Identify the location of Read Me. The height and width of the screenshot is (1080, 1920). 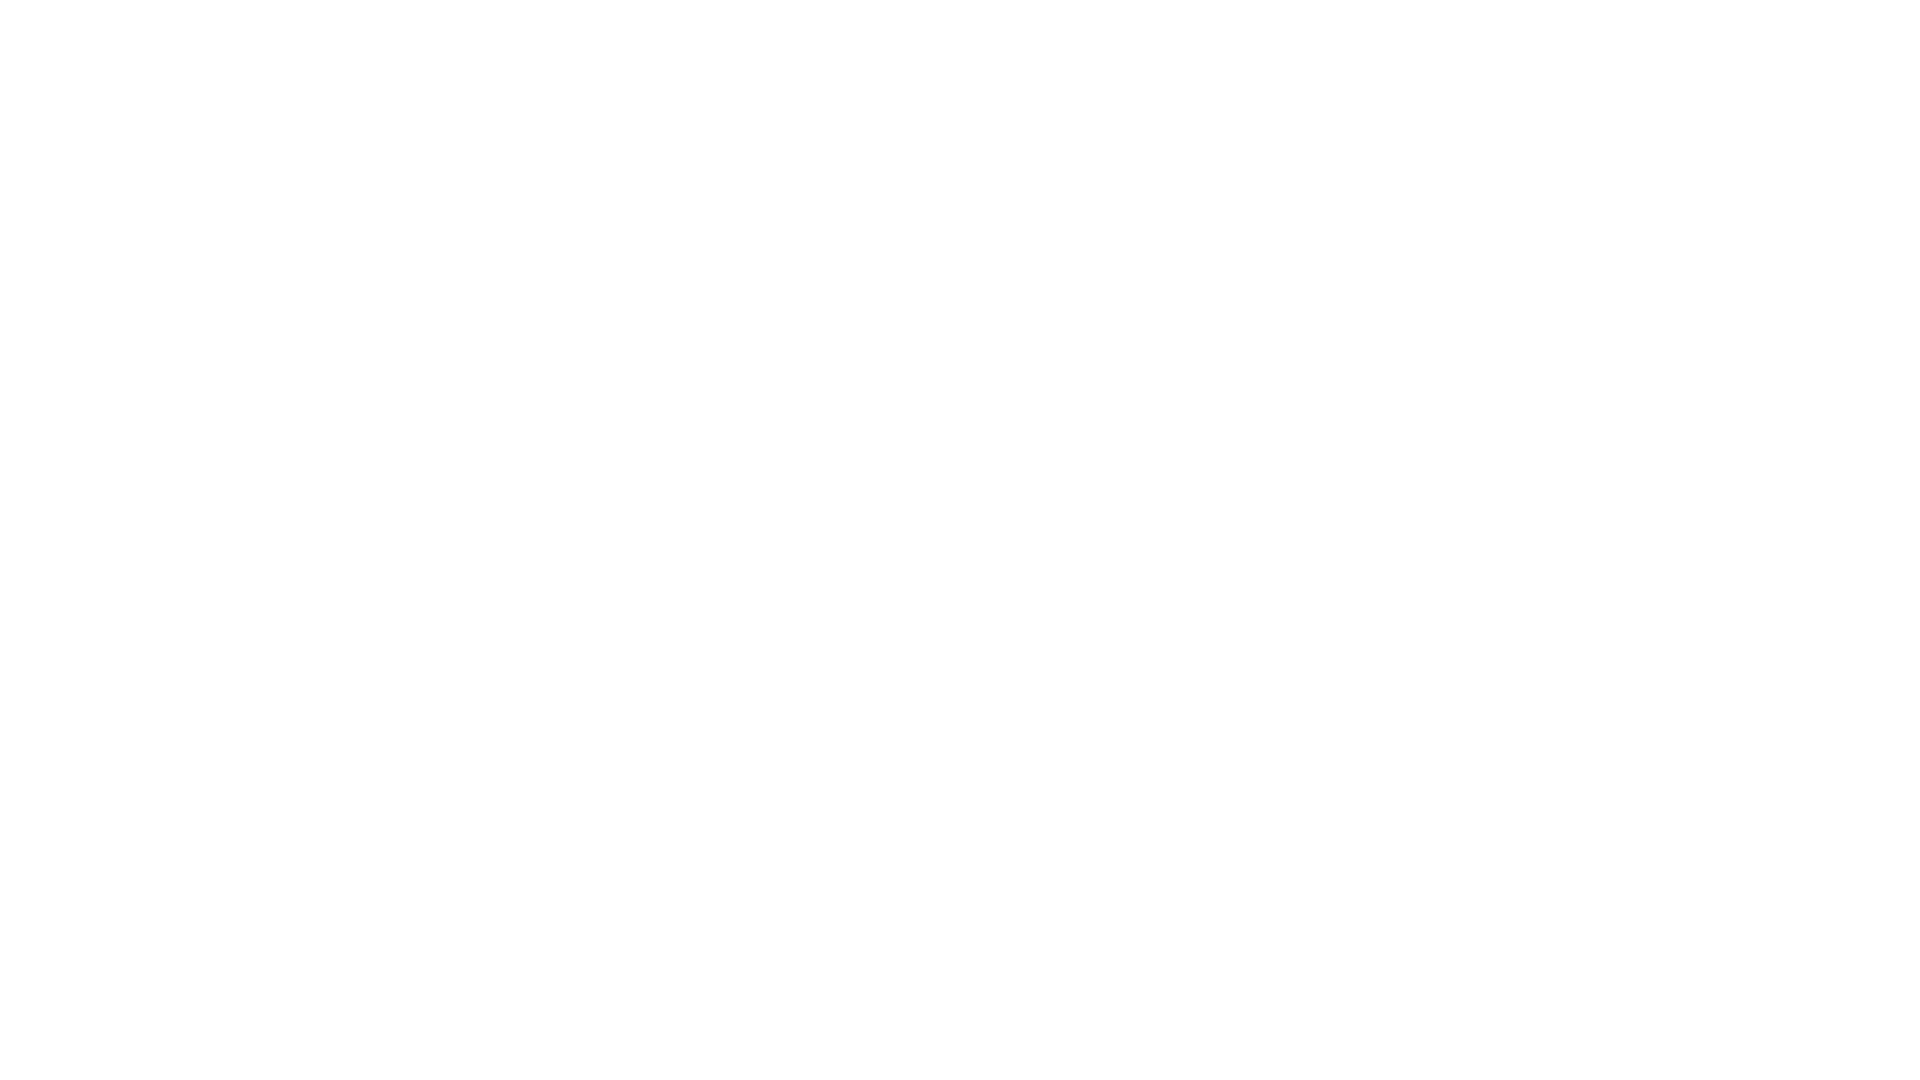
(960, 442).